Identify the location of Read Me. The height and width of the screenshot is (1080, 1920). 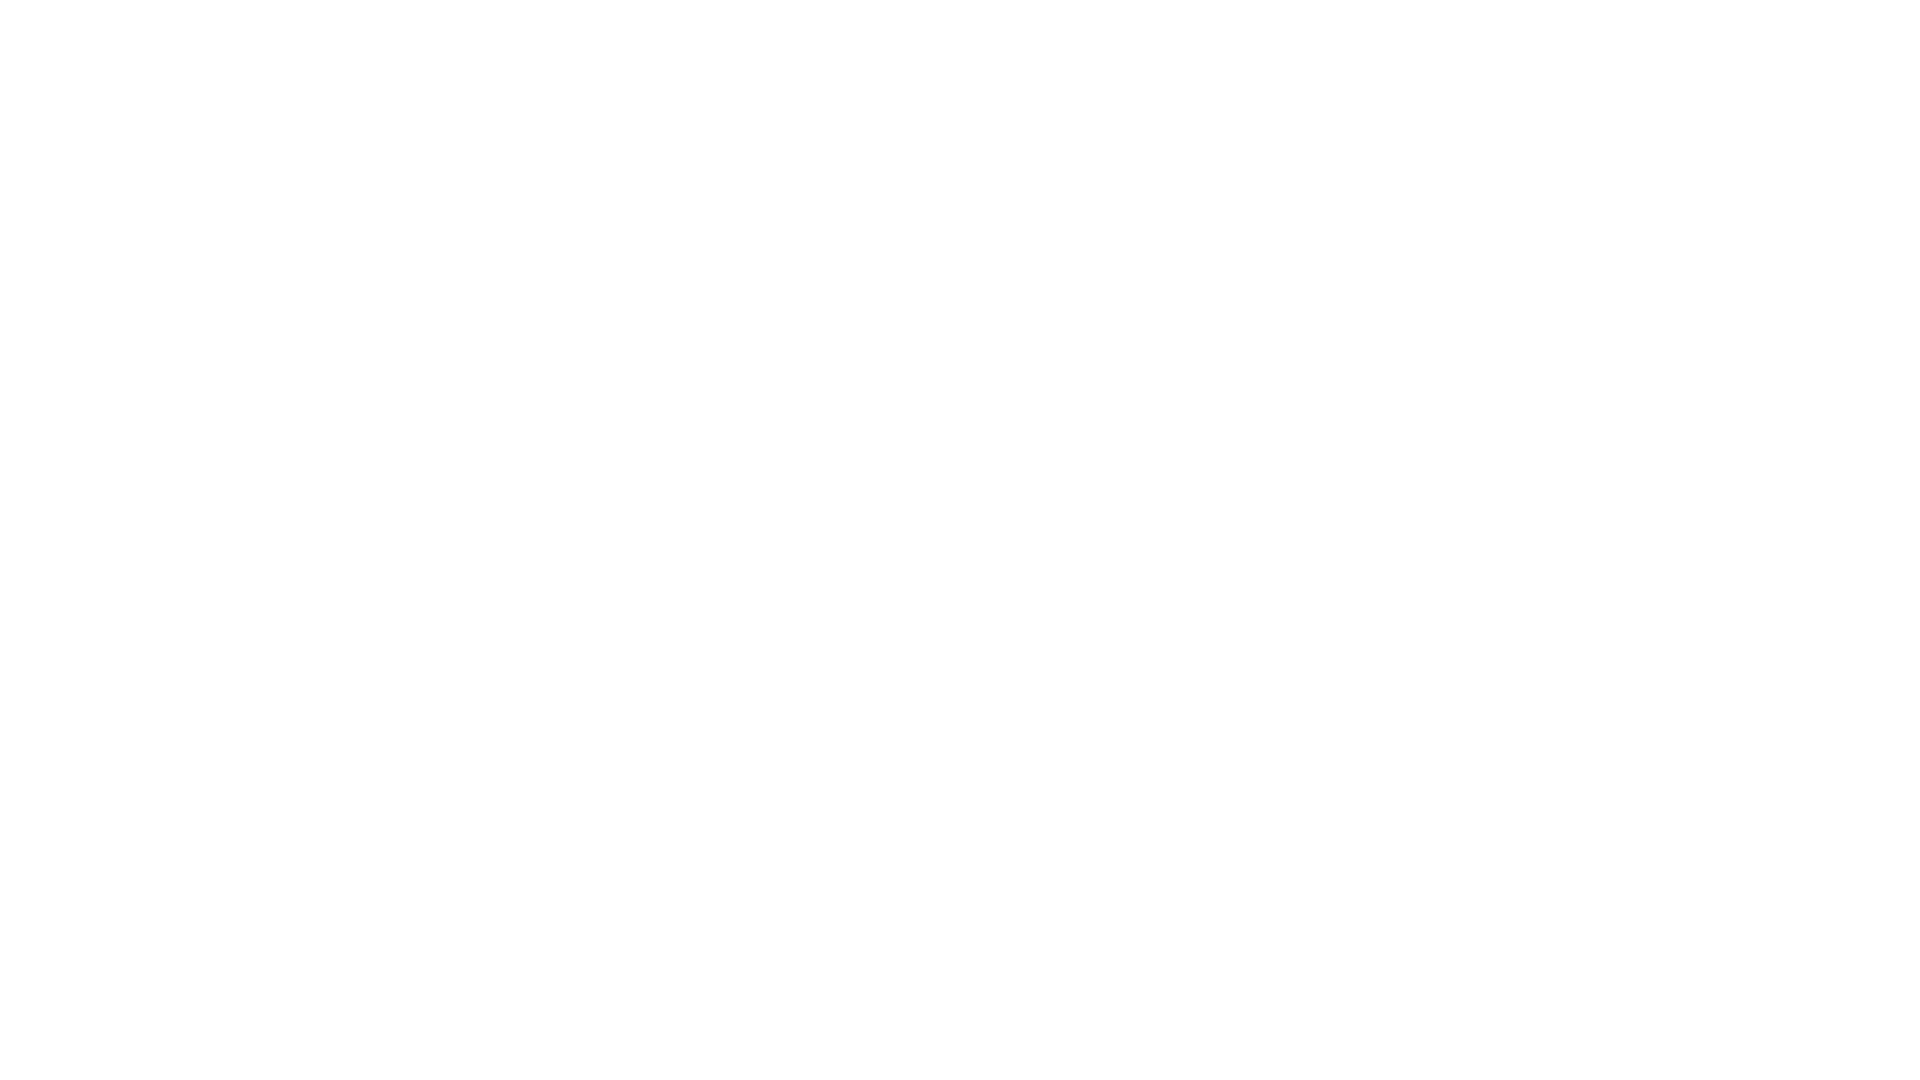
(960, 442).